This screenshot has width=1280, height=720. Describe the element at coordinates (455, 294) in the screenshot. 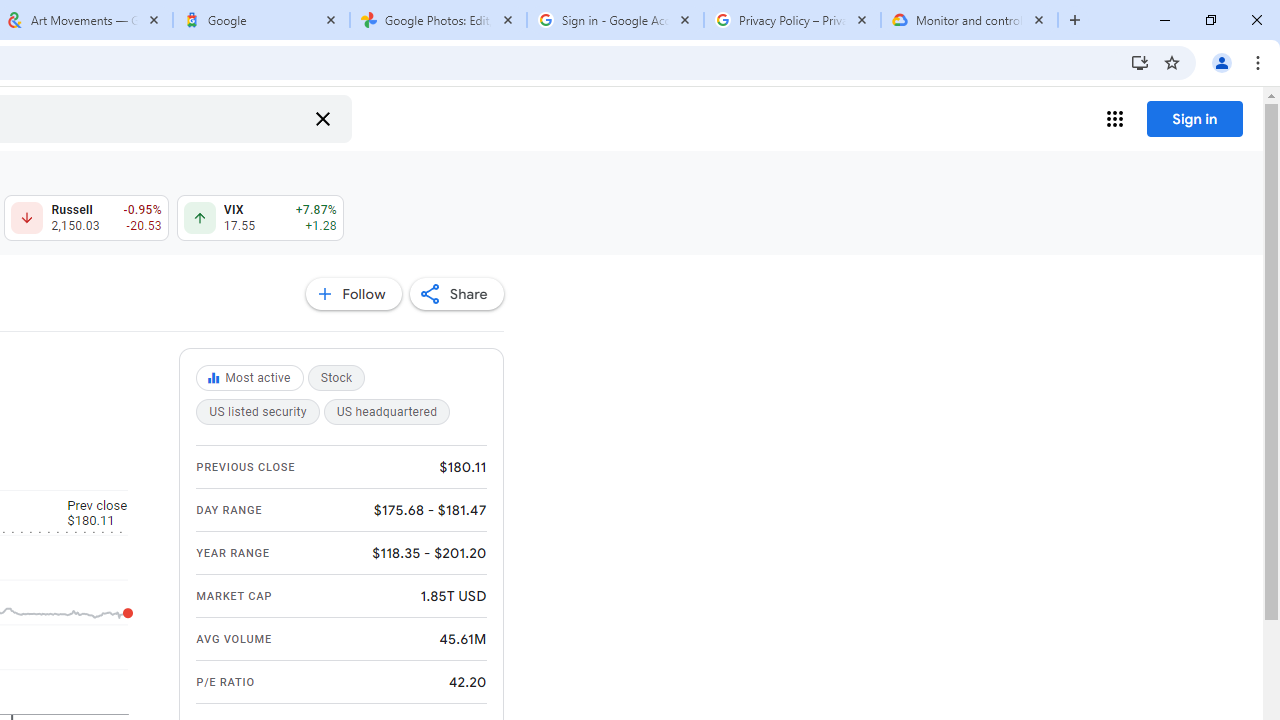

I see `'Share'` at that location.